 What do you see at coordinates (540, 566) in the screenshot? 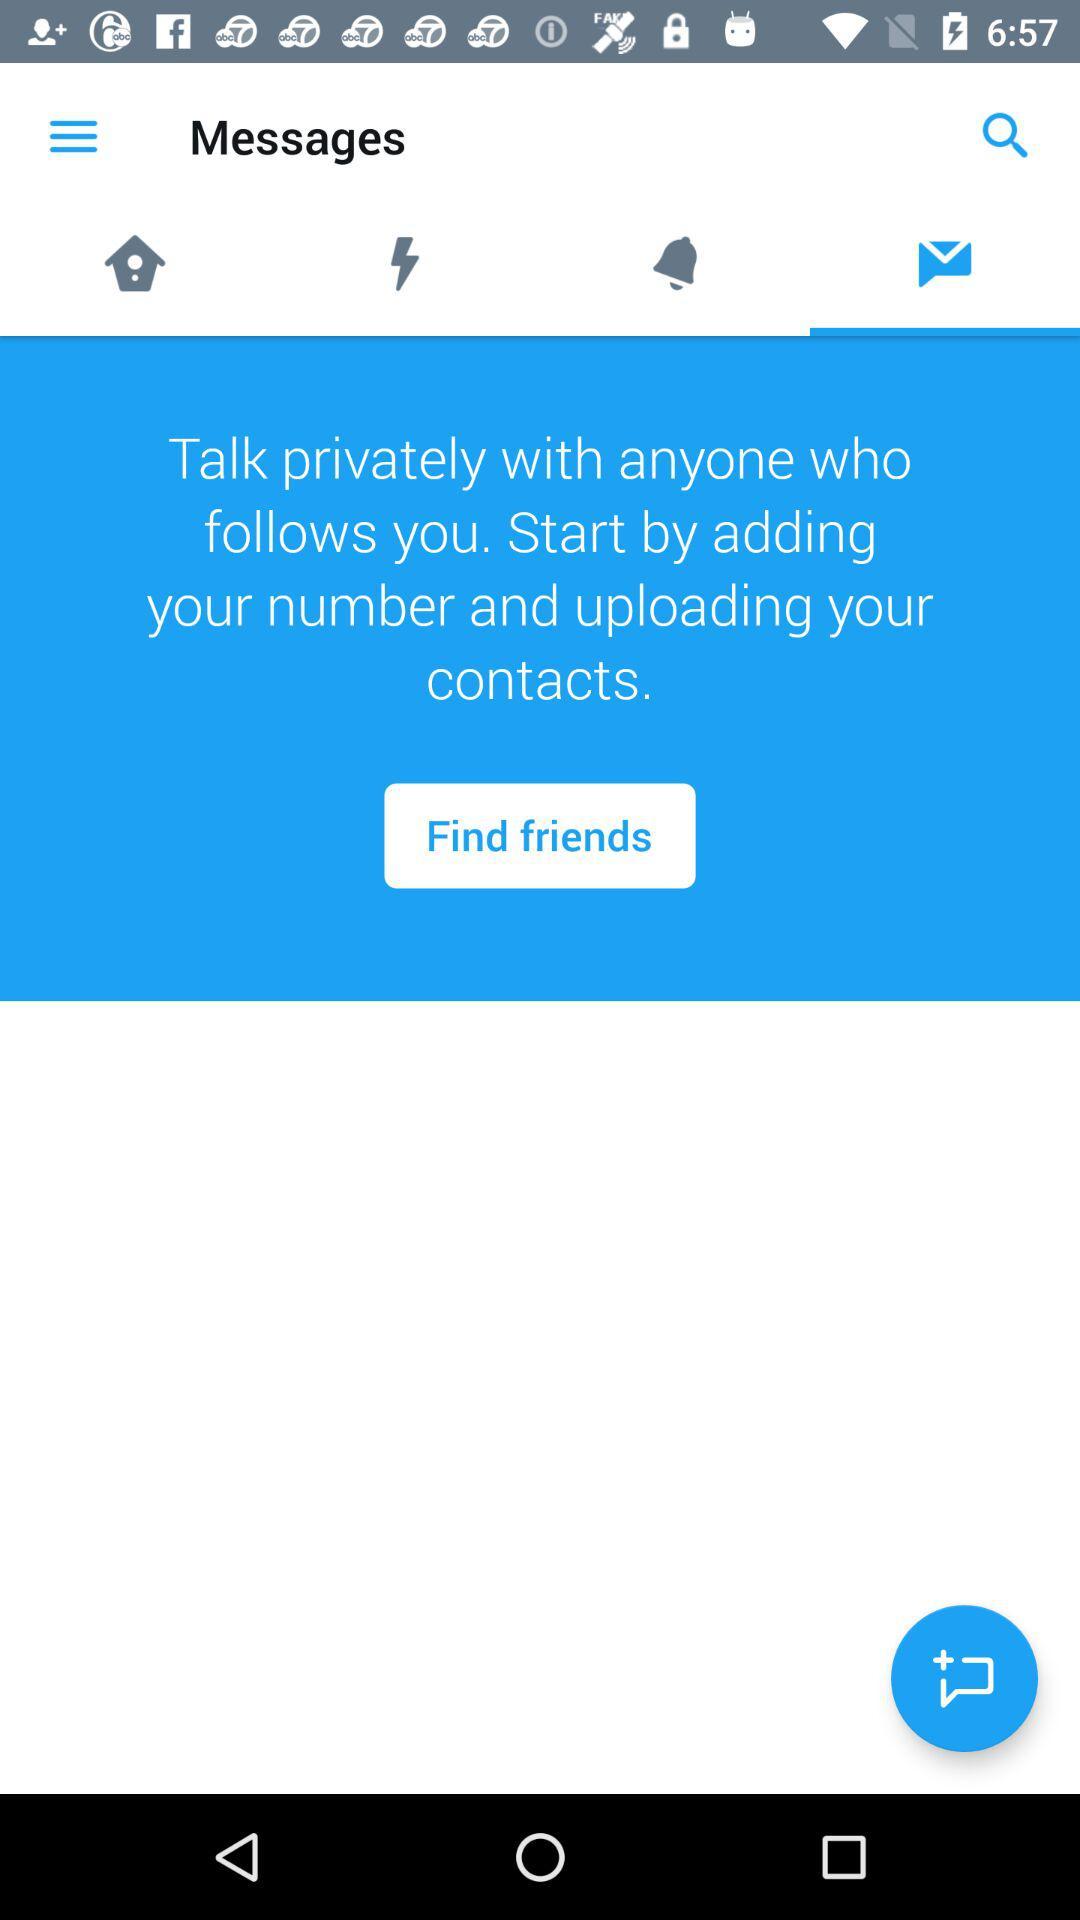
I see `the talk privately with item` at bounding box center [540, 566].